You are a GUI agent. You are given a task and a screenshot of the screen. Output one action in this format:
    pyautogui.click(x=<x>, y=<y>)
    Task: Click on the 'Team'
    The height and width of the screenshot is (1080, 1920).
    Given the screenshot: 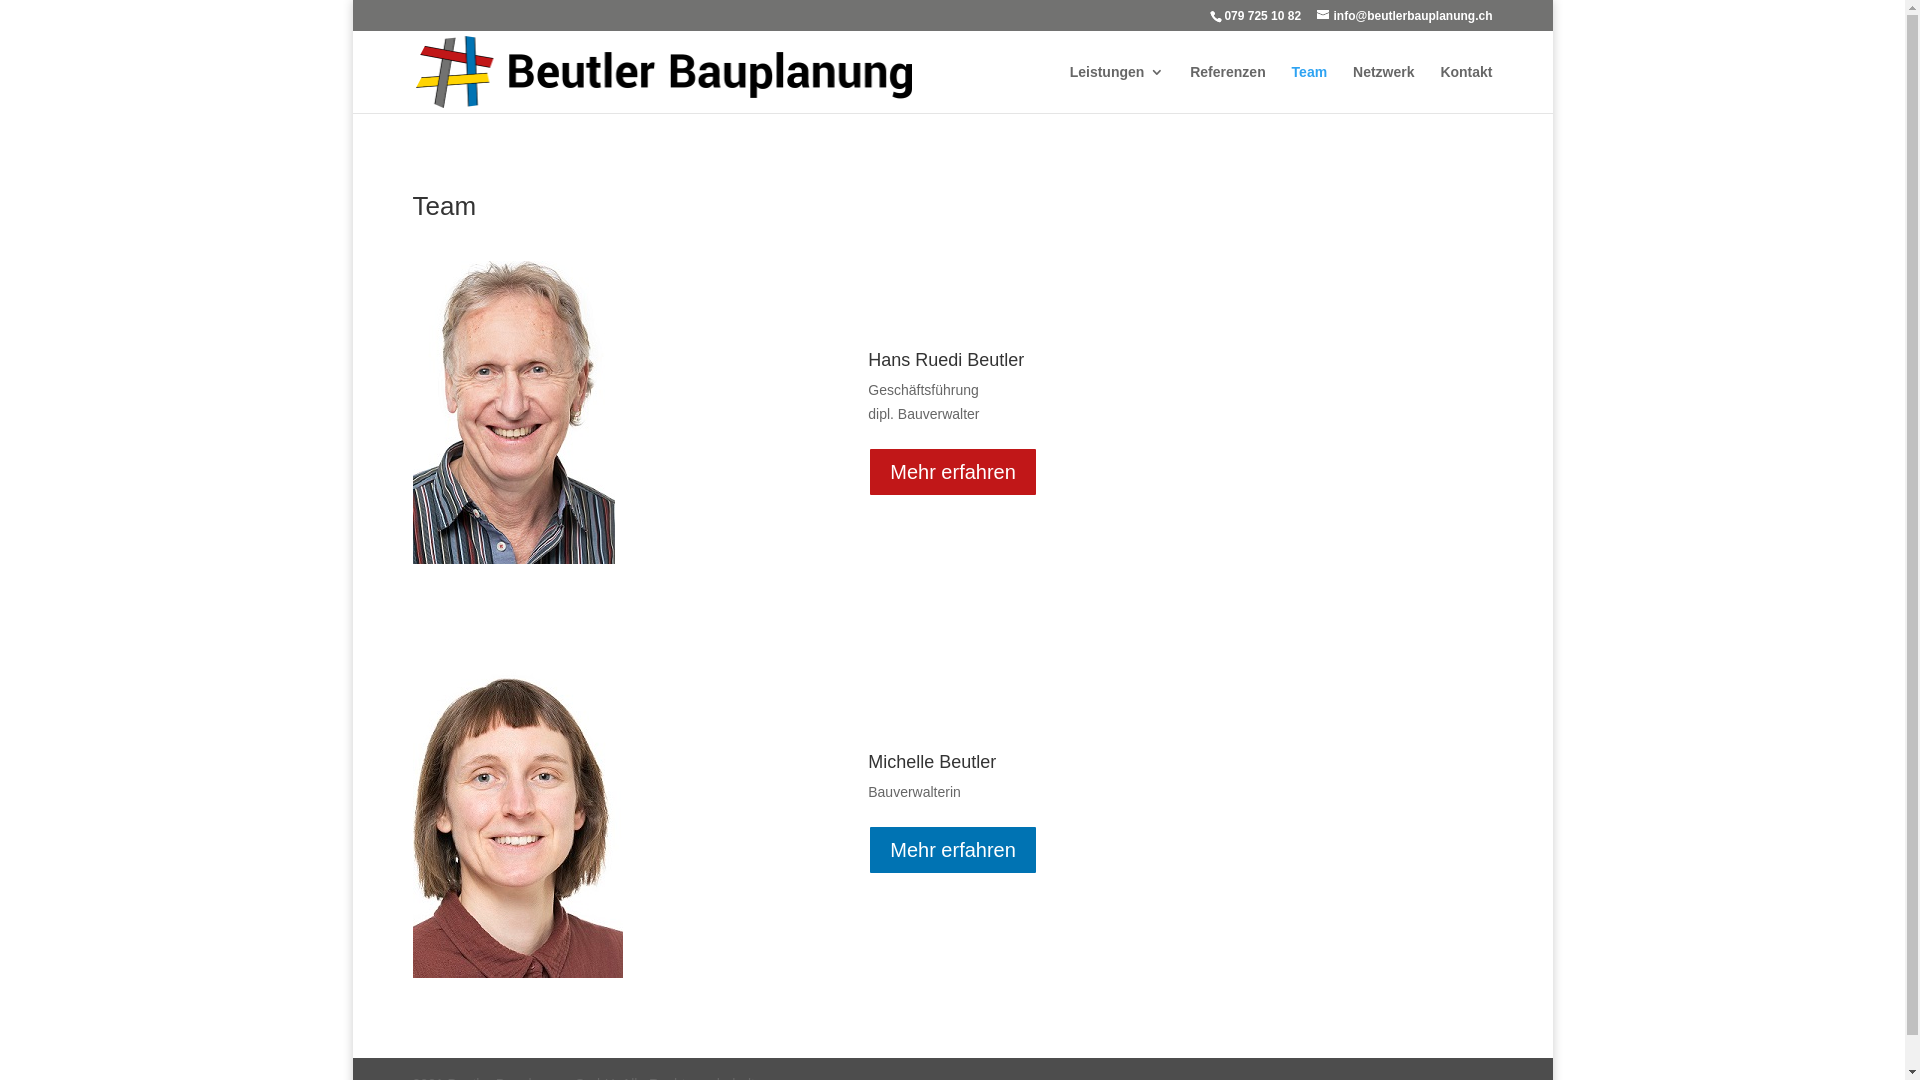 What is the action you would take?
    pyautogui.click(x=1291, y=87)
    